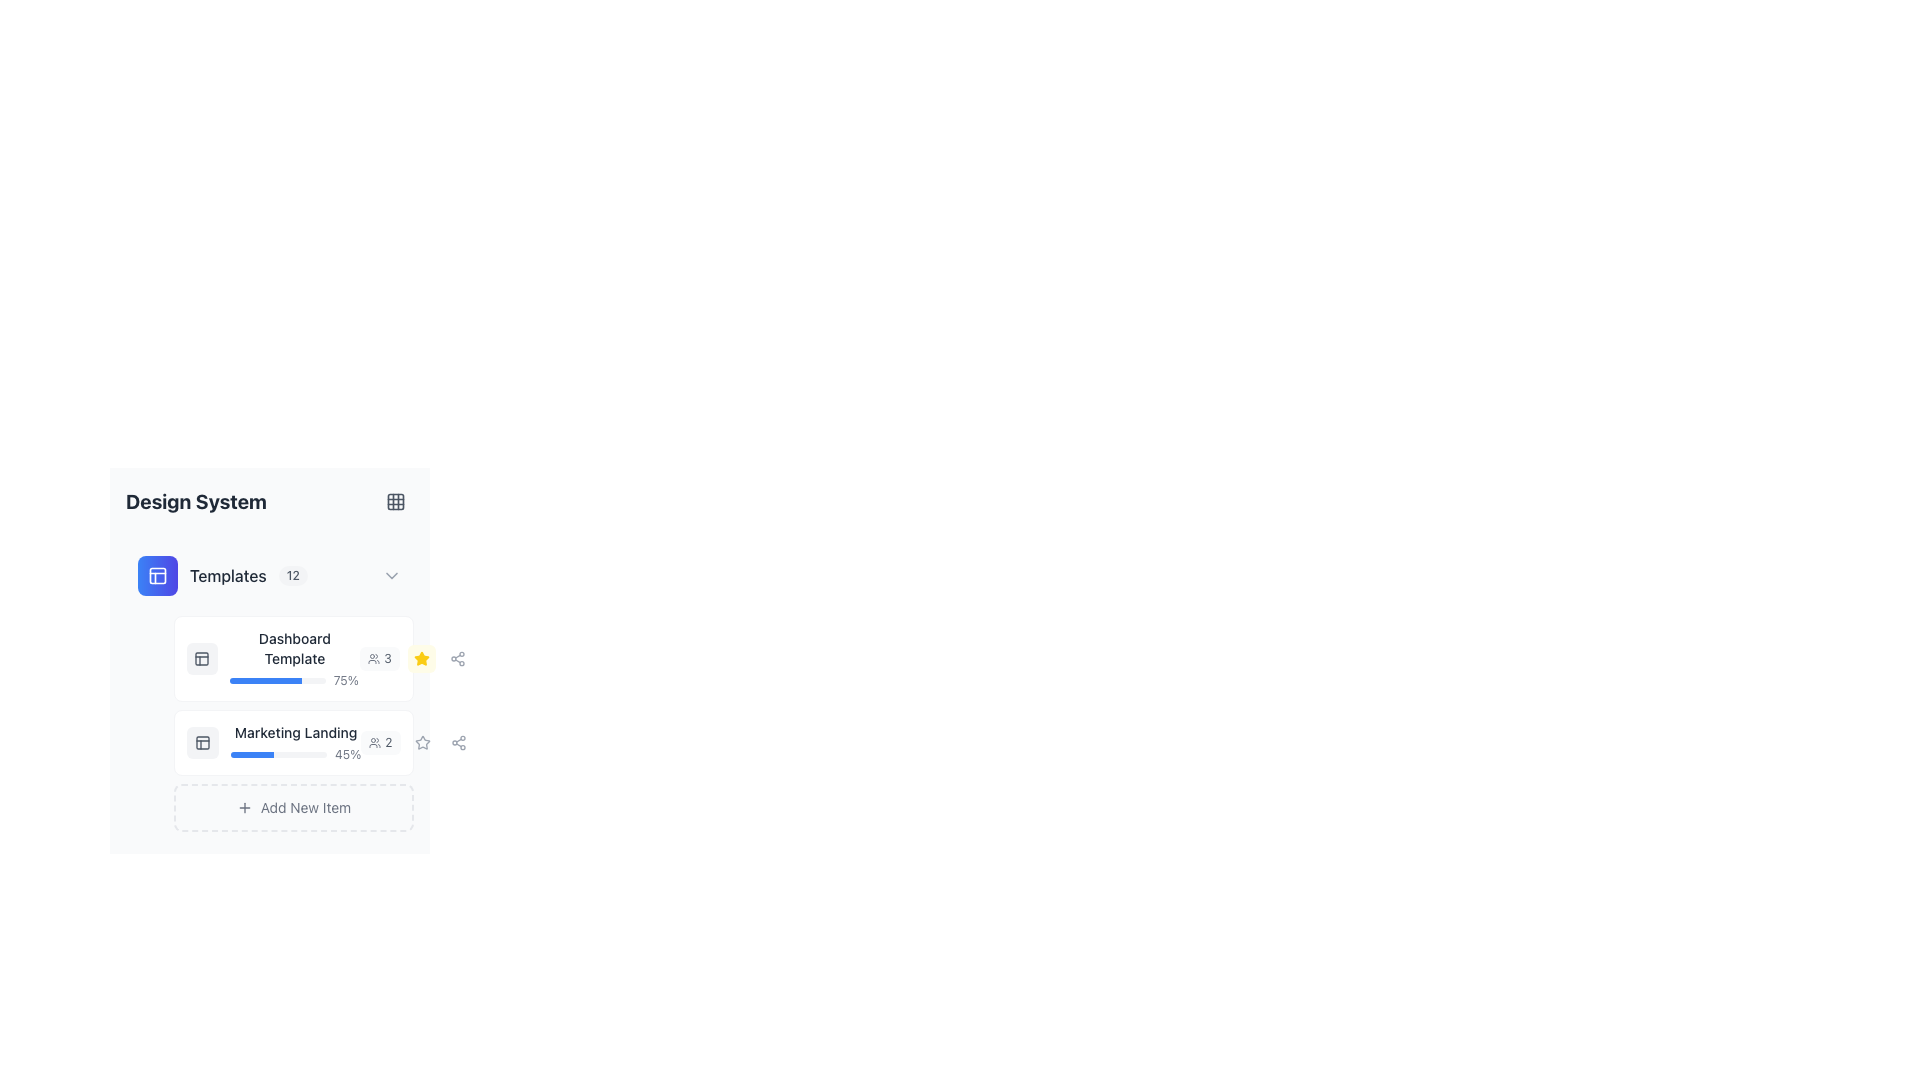  What do you see at coordinates (243, 806) in the screenshot?
I see `the SVG icon resembling a plus sign located to the left of the 'Add New Item' text within the interactive component at the bottom of the interface` at bounding box center [243, 806].